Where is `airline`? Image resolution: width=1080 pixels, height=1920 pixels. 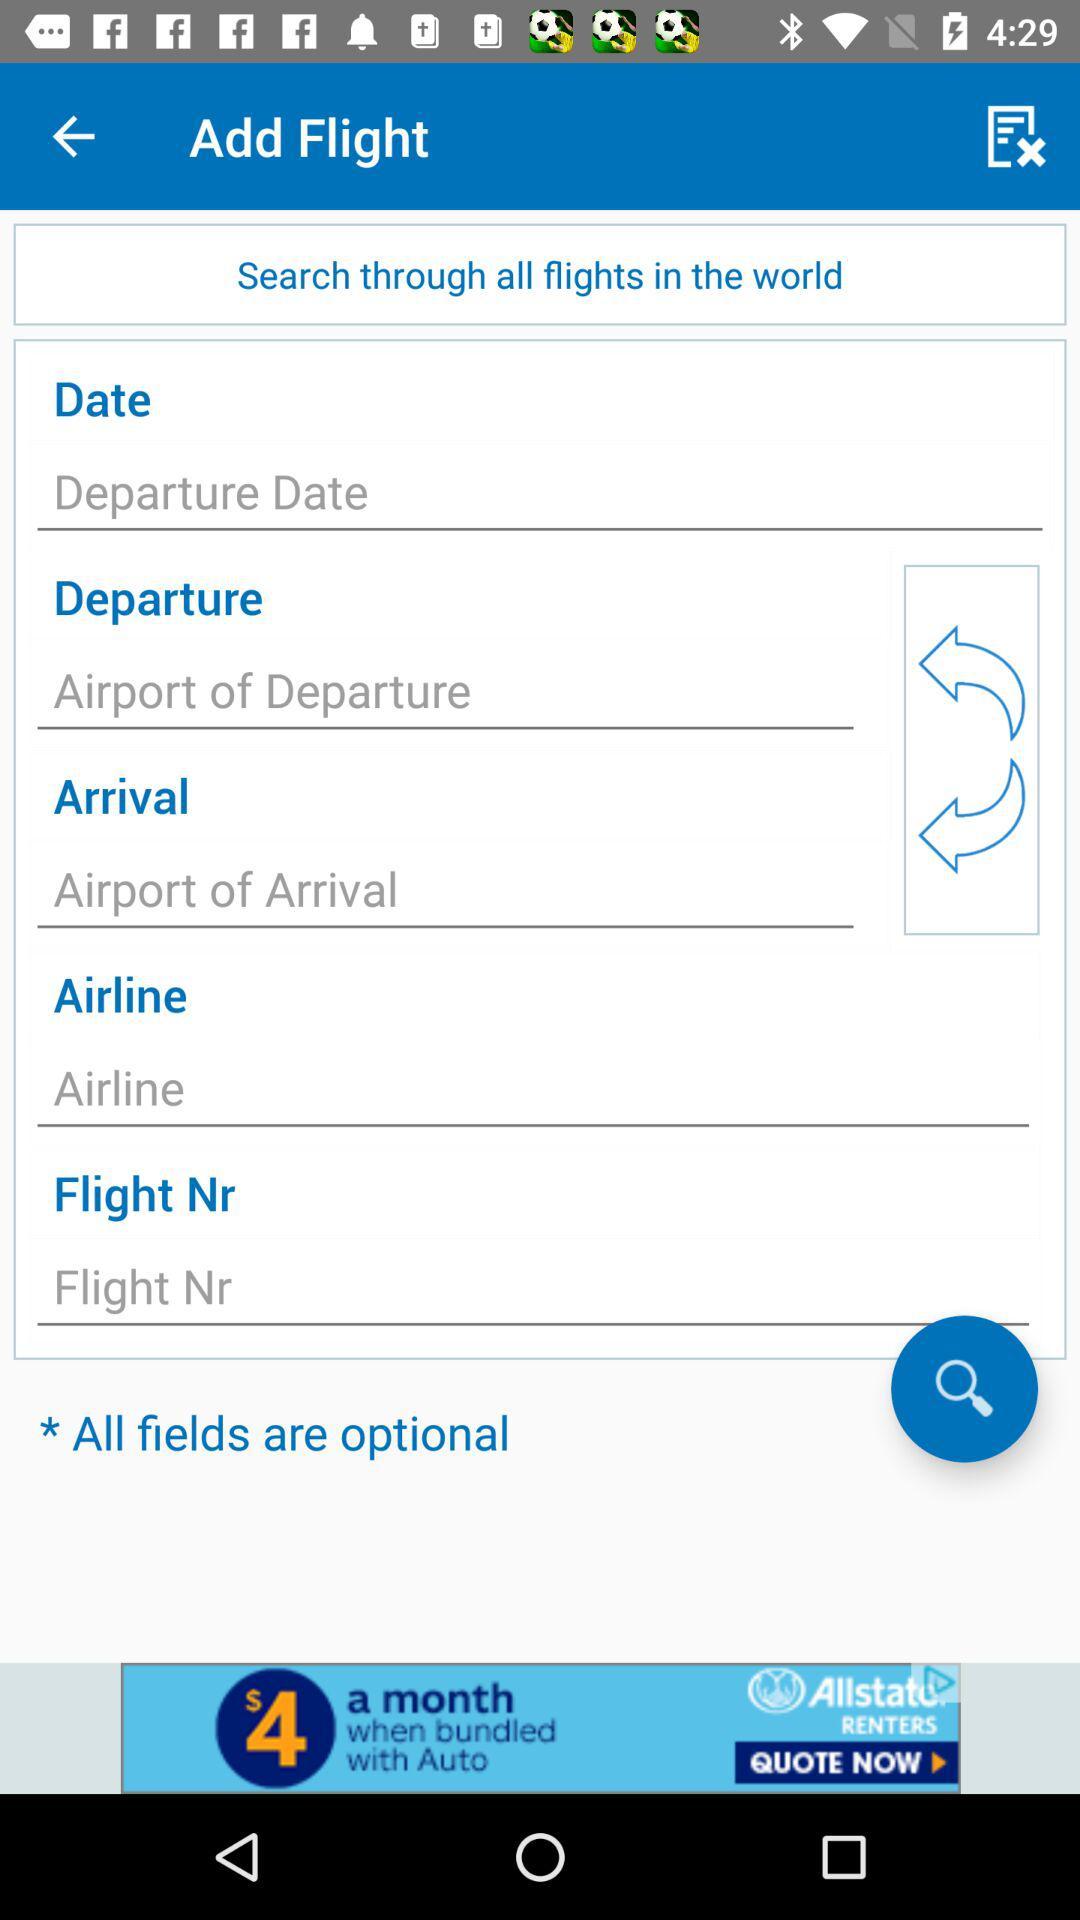
airline is located at coordinates (532, 1092).